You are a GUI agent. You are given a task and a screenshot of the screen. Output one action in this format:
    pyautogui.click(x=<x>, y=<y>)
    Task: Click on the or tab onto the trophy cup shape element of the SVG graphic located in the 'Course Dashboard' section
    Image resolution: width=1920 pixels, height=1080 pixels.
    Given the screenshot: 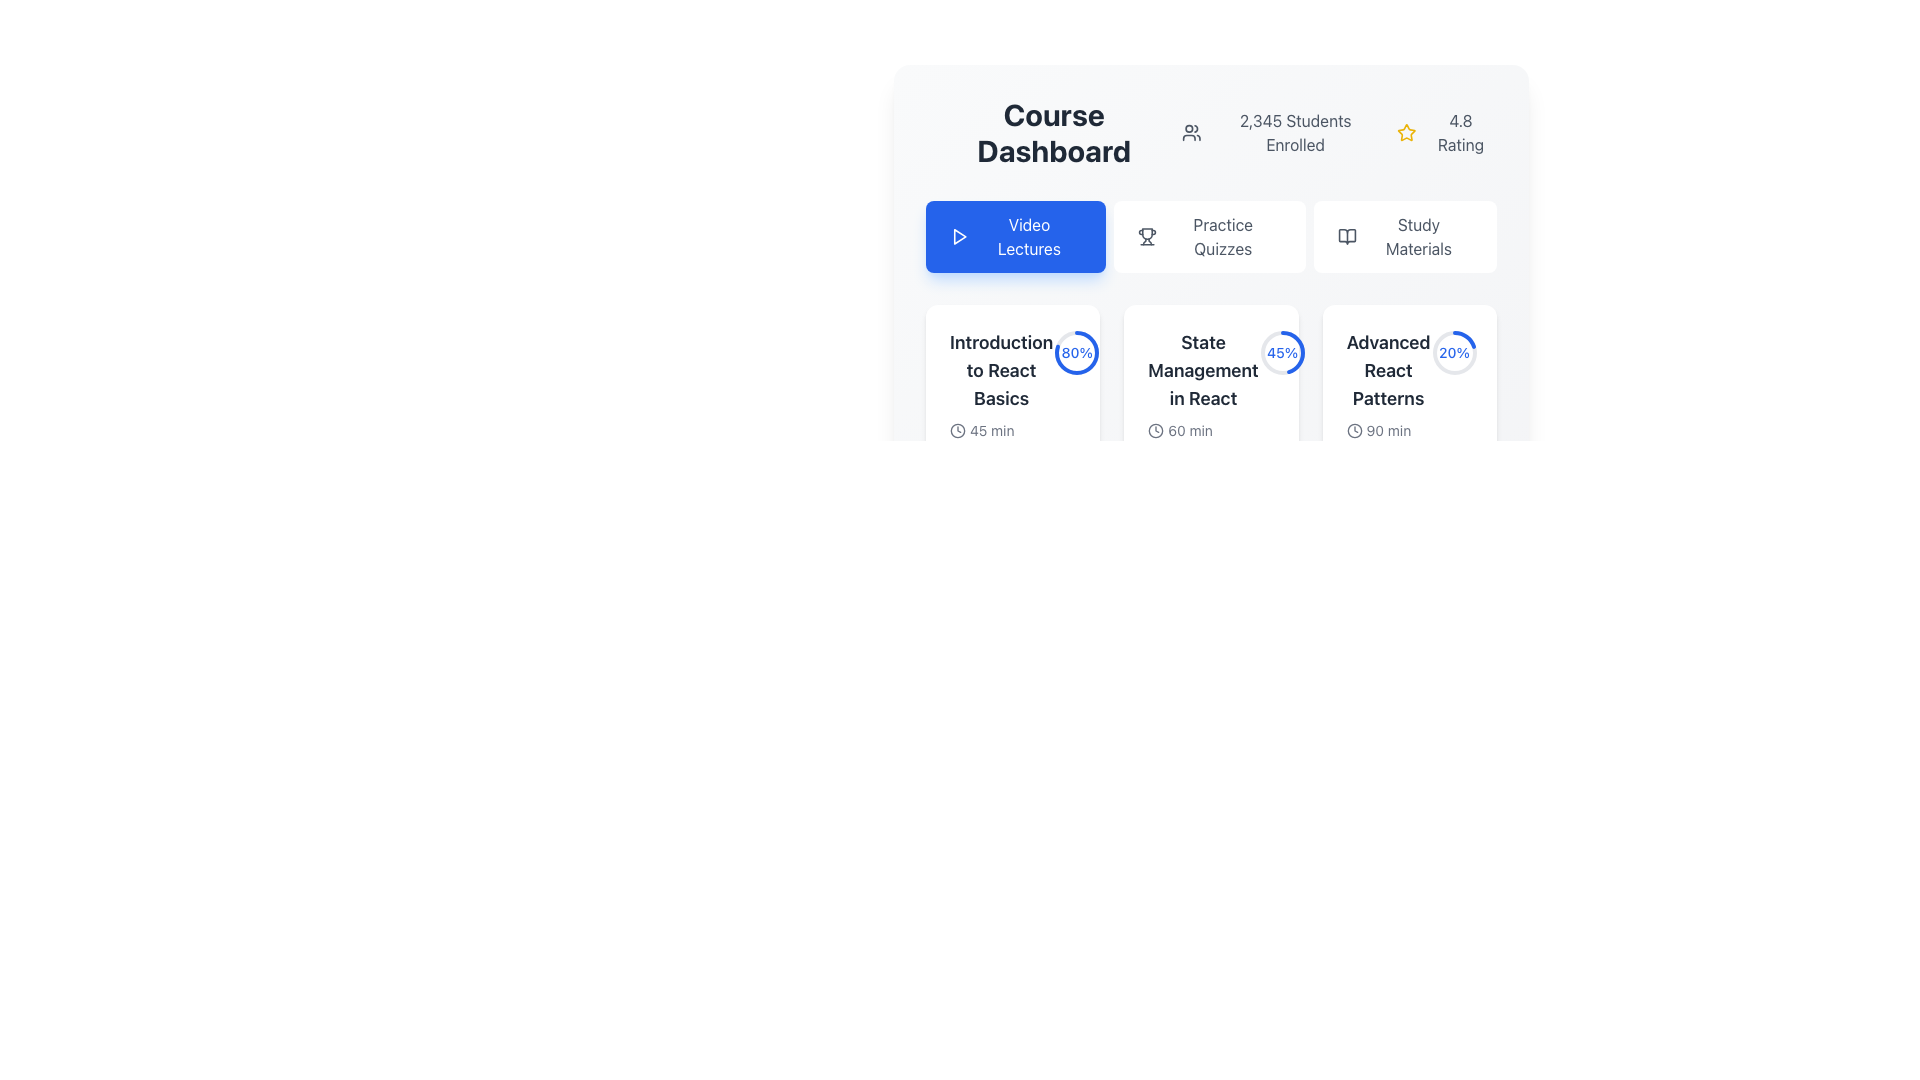 What is the action you would take?
    pyautogui.click(x=1147, y=233)
    